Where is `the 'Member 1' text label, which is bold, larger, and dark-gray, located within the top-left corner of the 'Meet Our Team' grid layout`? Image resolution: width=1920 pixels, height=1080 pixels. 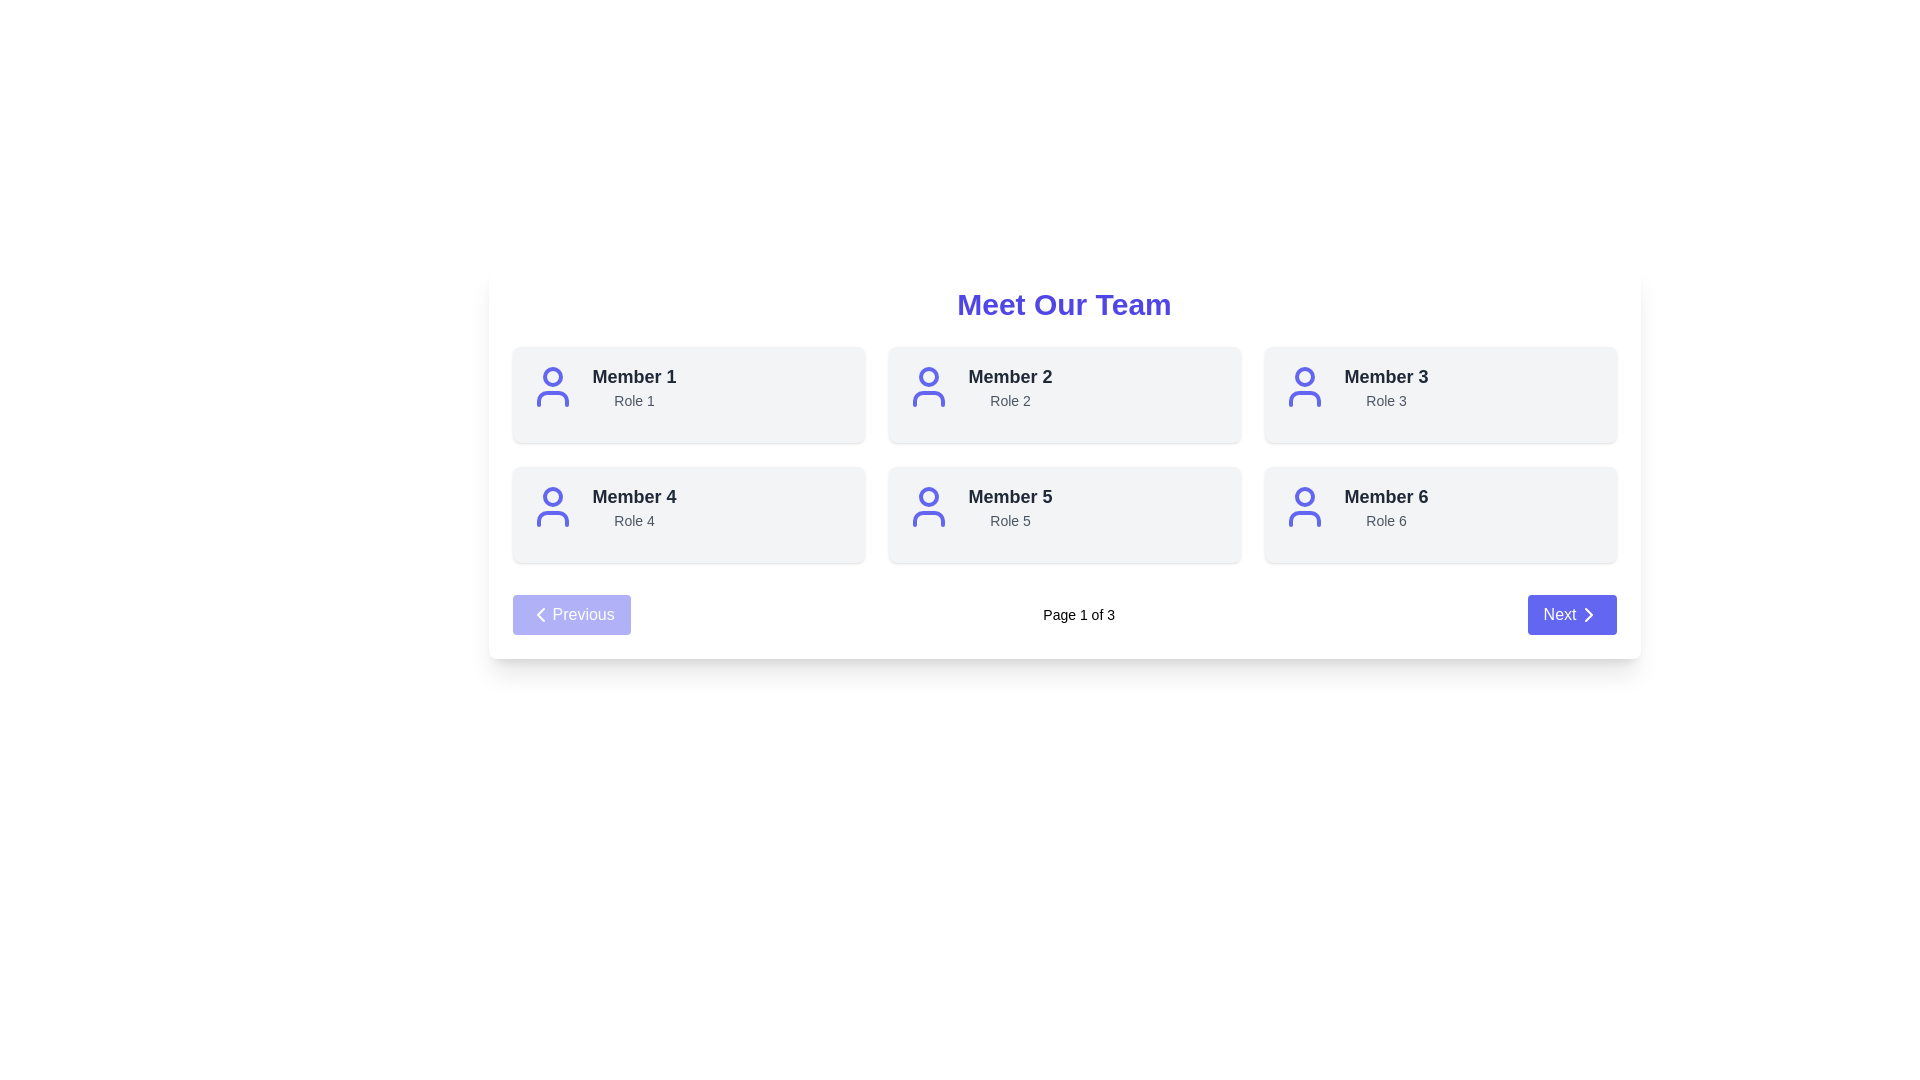
the 'Member 1' text label, which is bold, larger, and dark-gray, located within the top-left corner of the 'Meet Our Team' grid layout is located at coordinates (633, 377).